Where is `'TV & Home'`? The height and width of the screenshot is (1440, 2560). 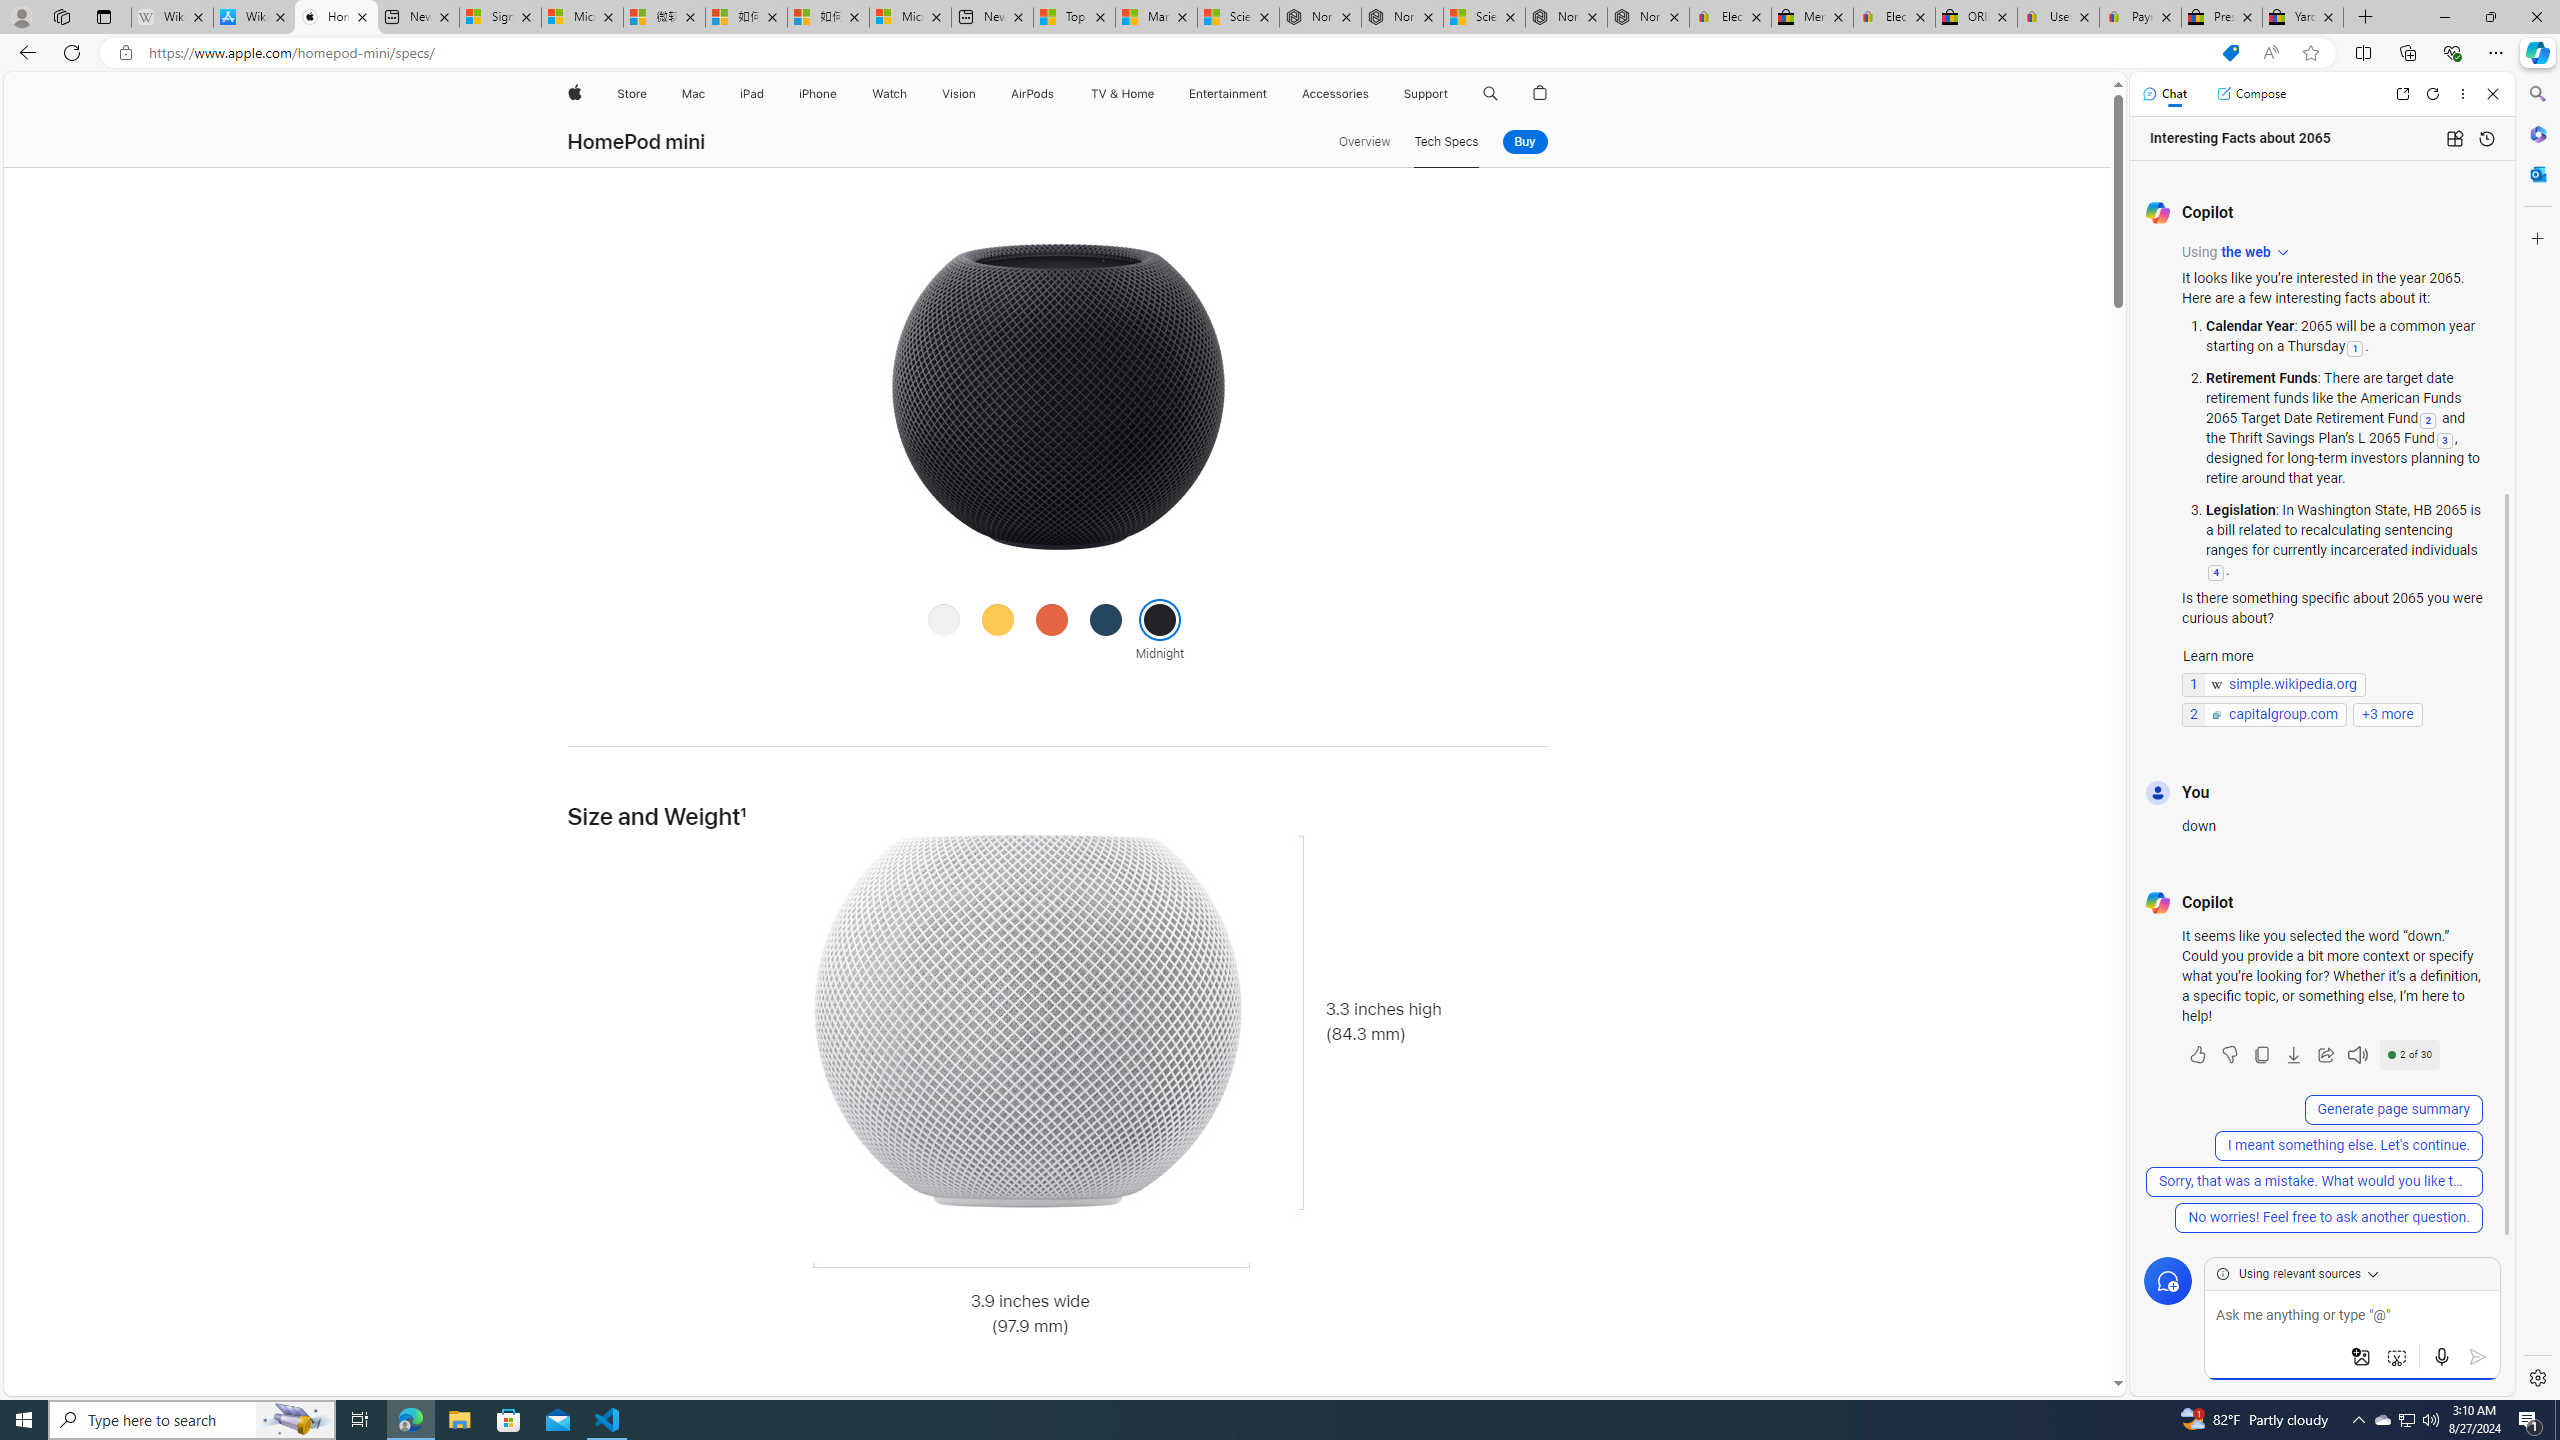 'TV & Home' is located at coordinates (1121, 93).